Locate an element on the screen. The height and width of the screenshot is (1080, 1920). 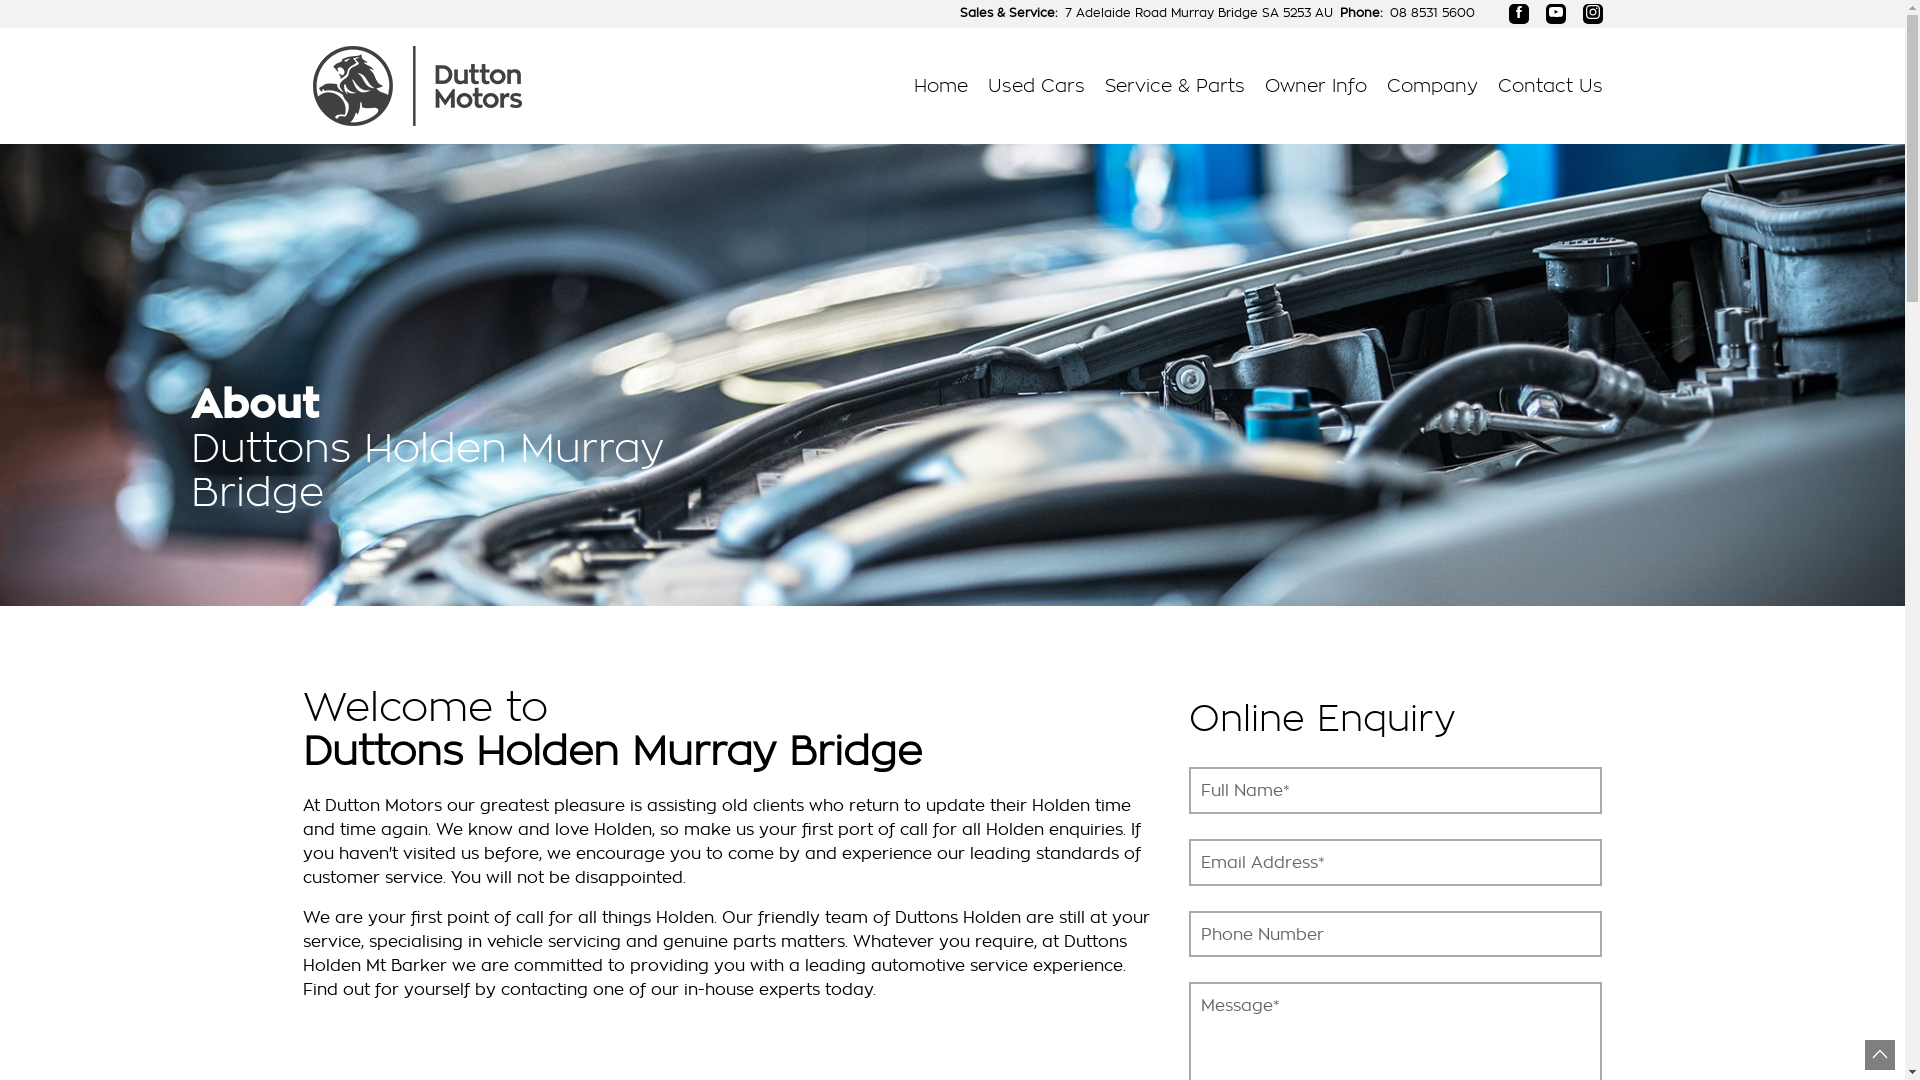
'Service & Parts' is located at coordinates (1174, 84).